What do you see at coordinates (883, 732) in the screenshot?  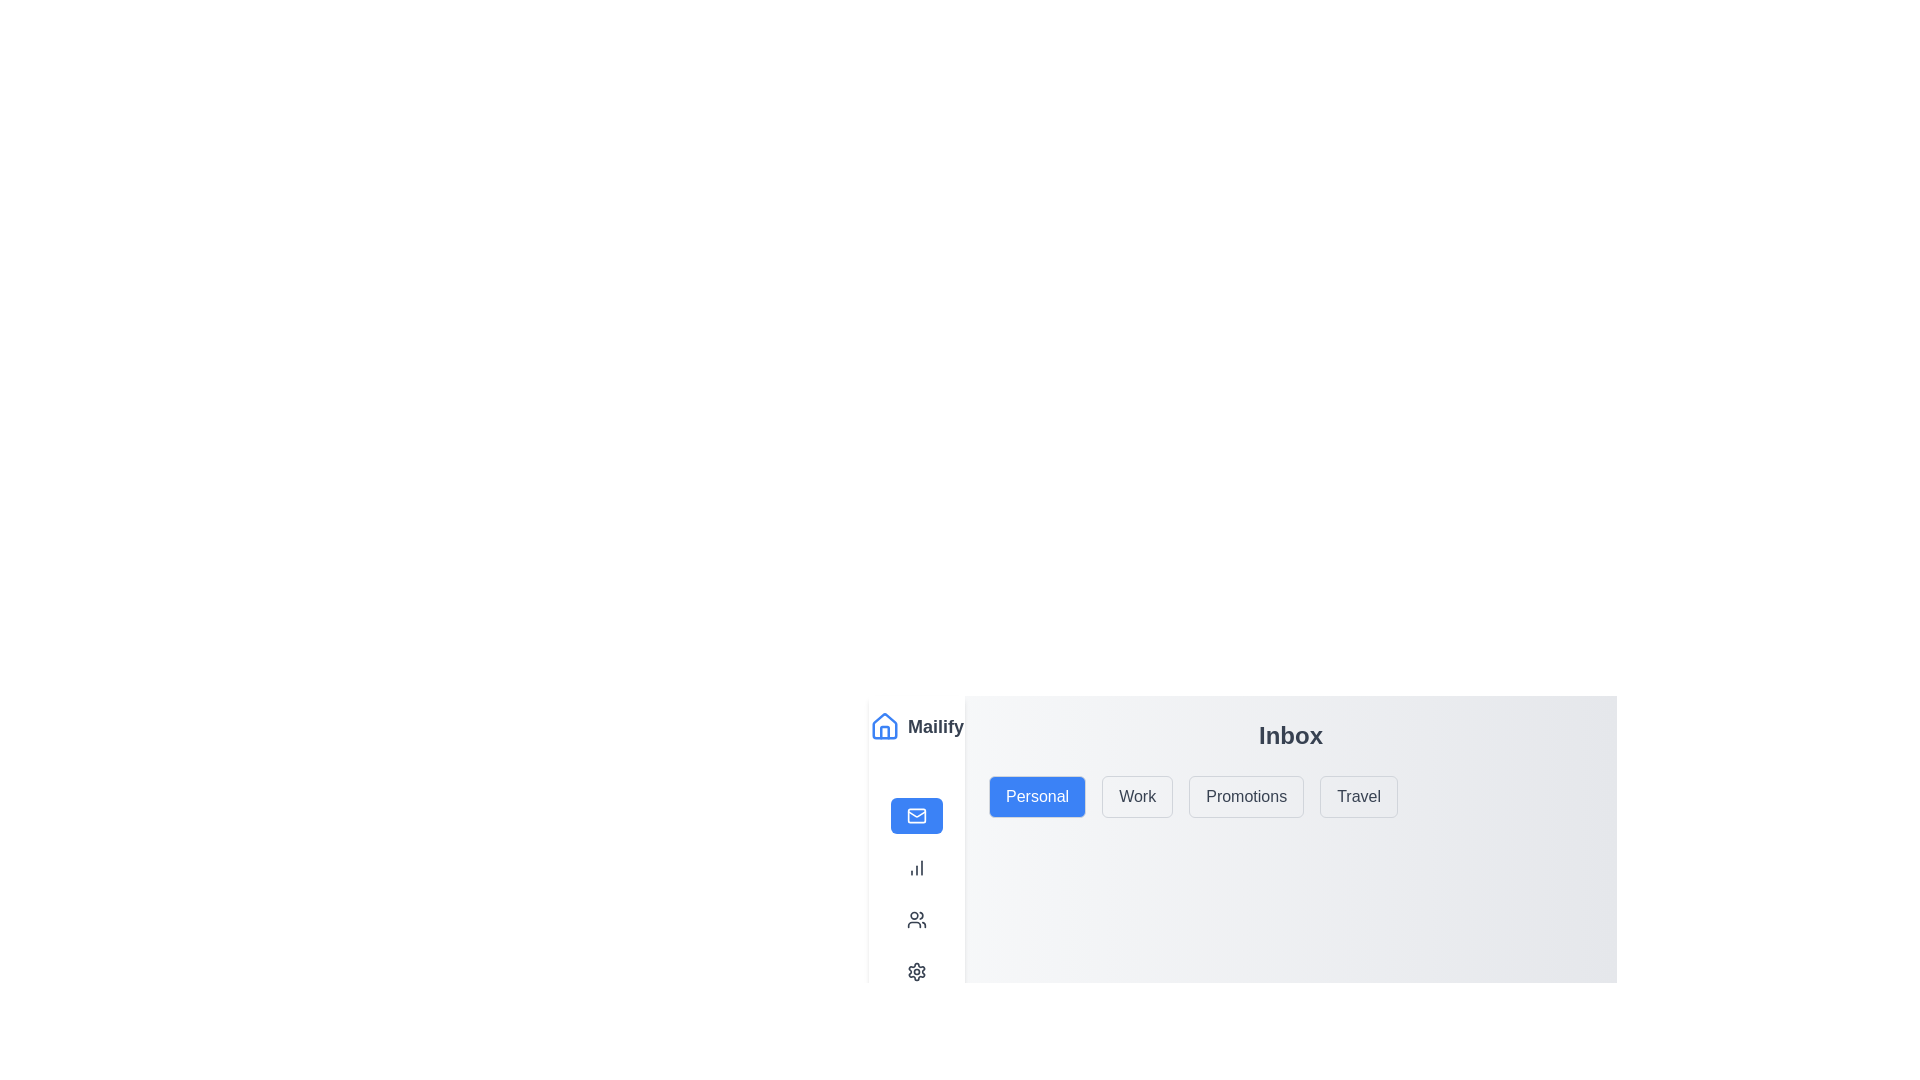 I see `the minimalist house icon button with a thin blue border located in the vertical navigation bar, adjacent to the text 'Mailify'` at bounding box center [883, 732].